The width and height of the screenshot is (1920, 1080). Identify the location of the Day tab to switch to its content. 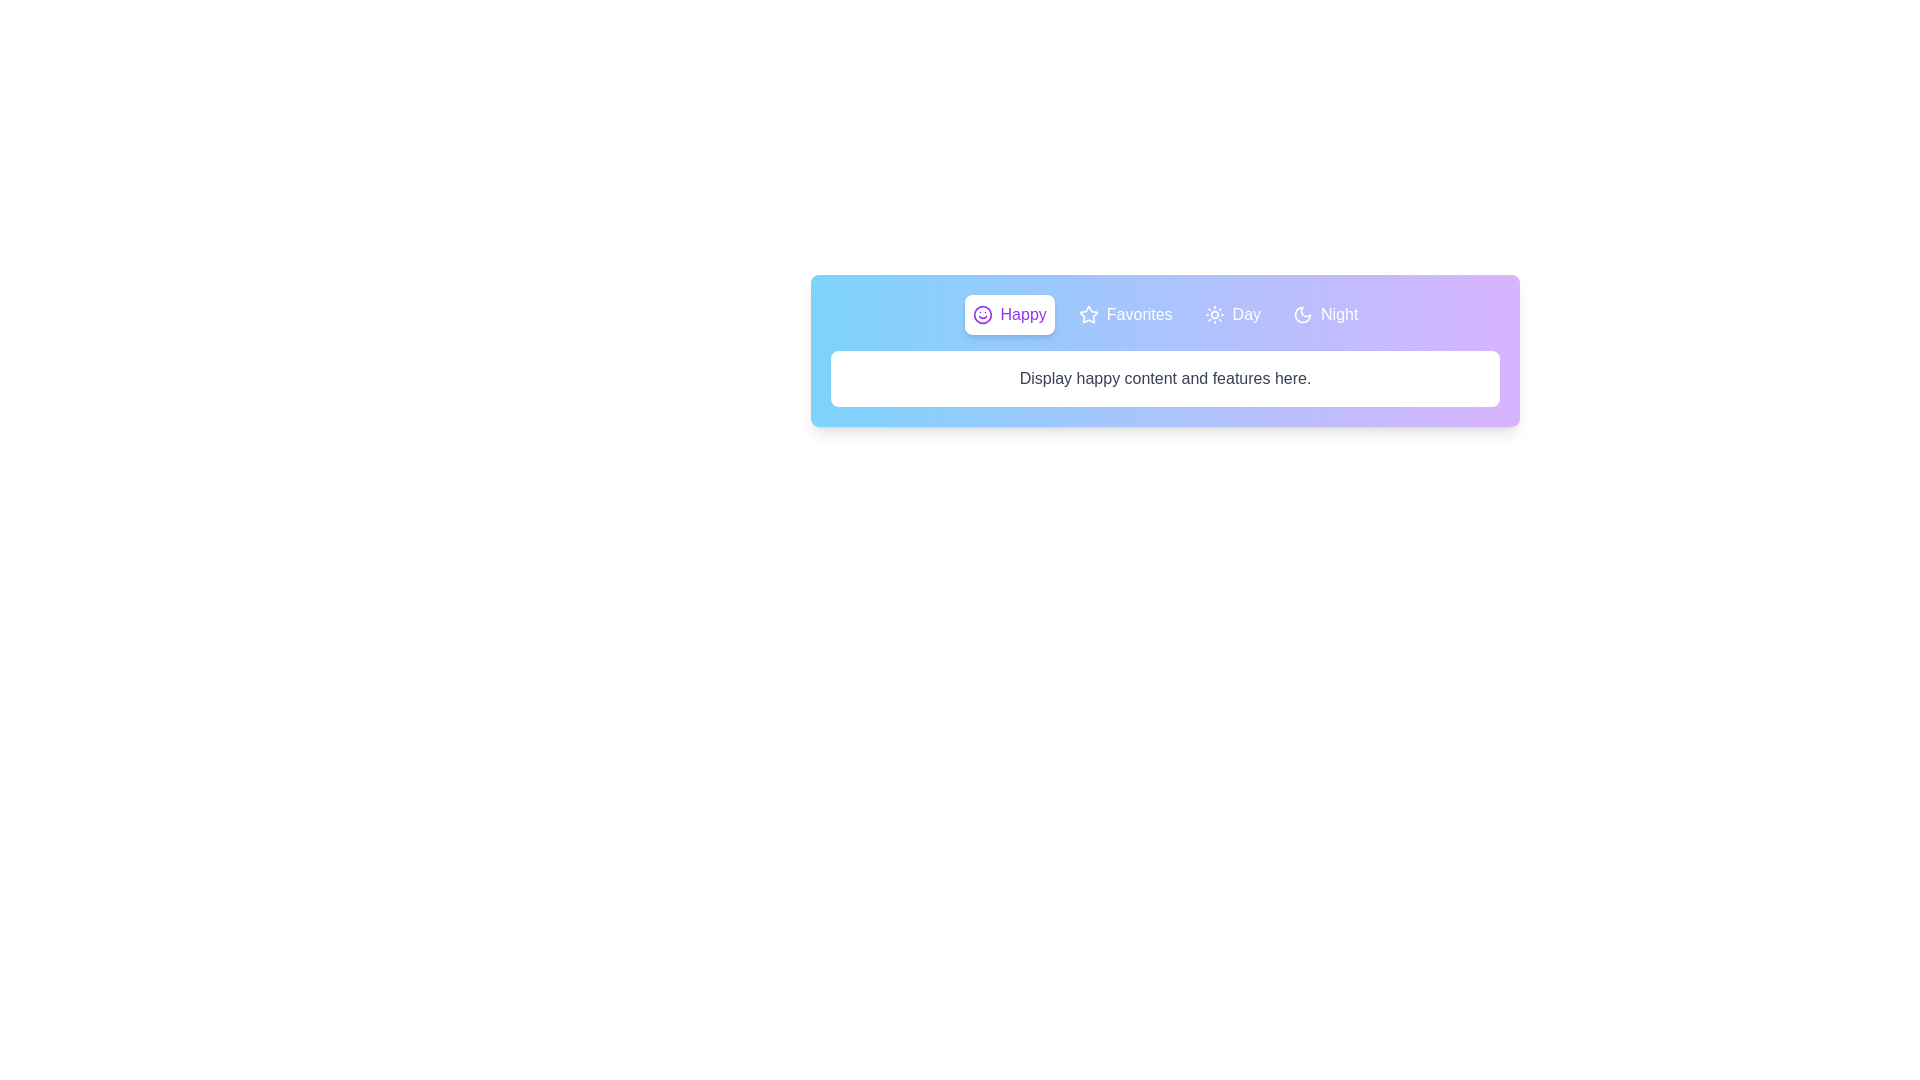
(1231, 315).